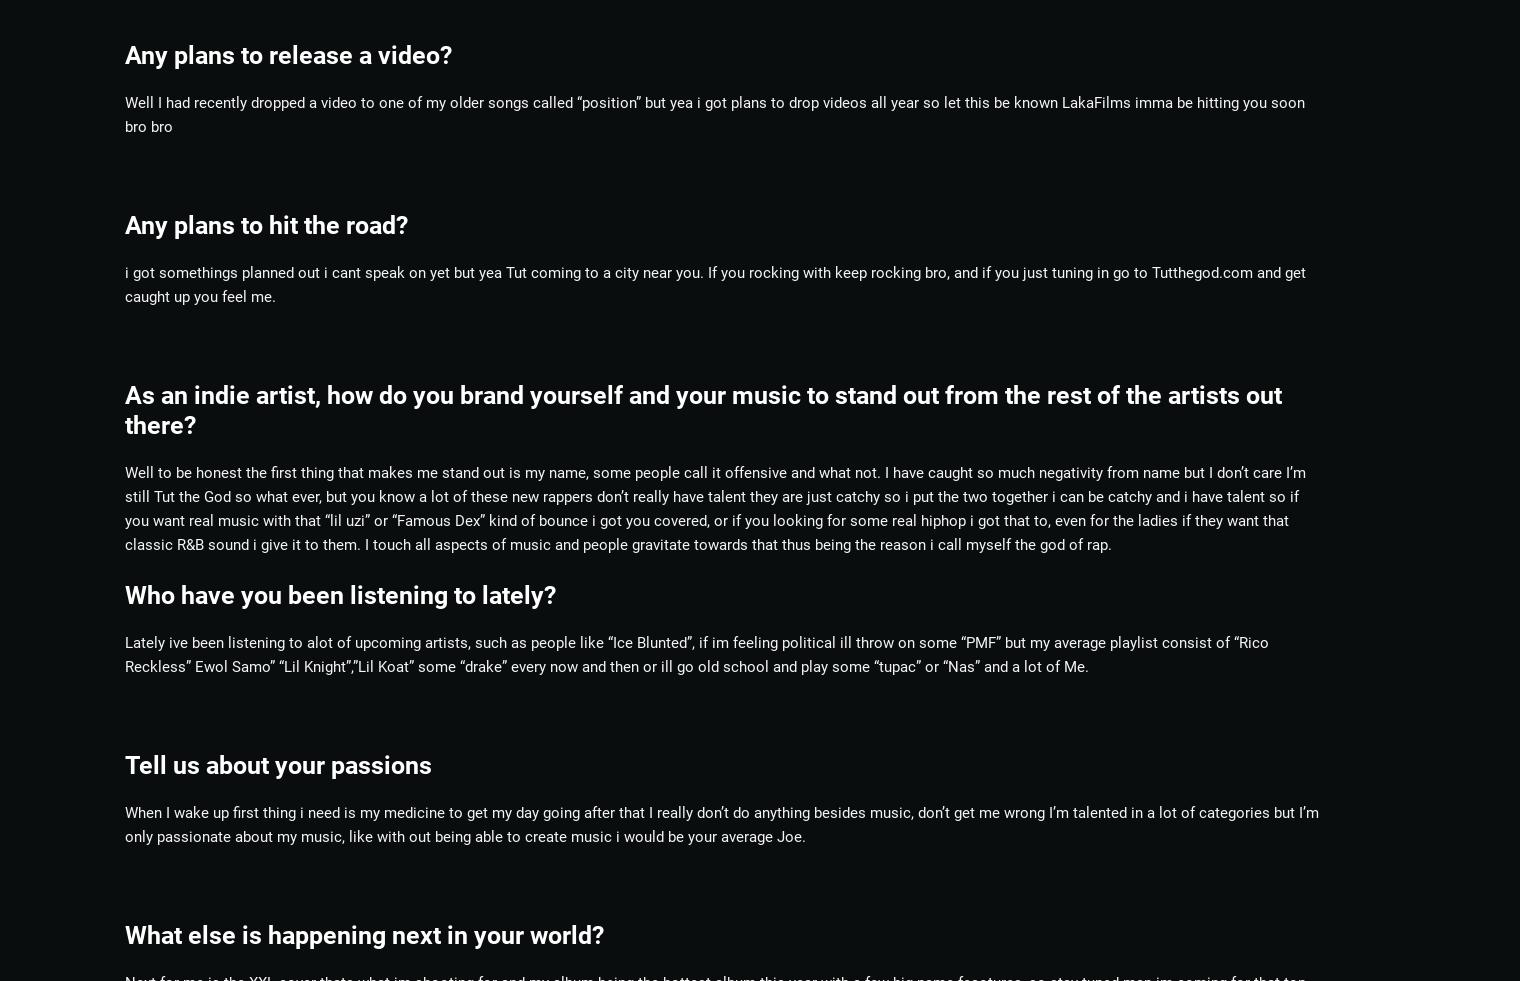 The height and width of the screenshot is (981, 1520). I want to click on 'Any plans to hit the road?', so click(124, 223).